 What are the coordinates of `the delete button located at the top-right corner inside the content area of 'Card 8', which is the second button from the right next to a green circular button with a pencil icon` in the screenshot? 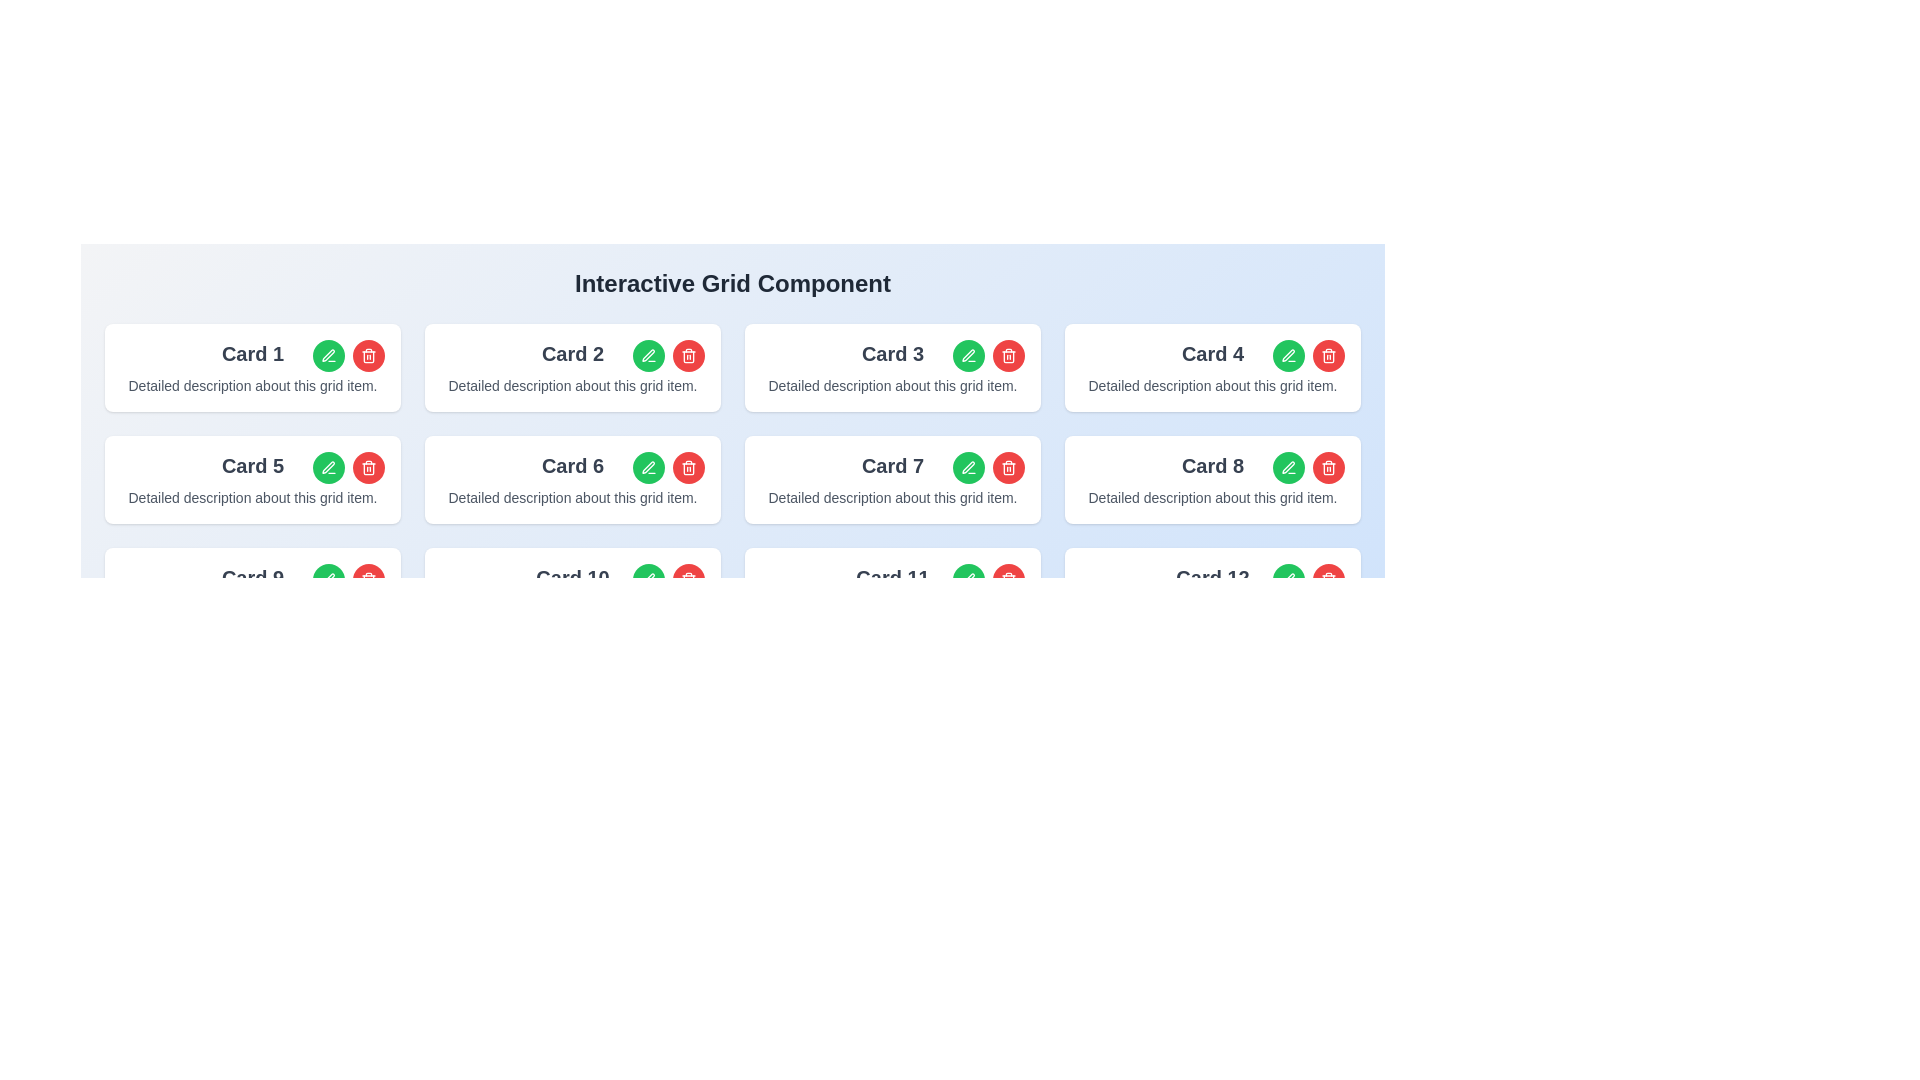 It's located at (1309, 467).